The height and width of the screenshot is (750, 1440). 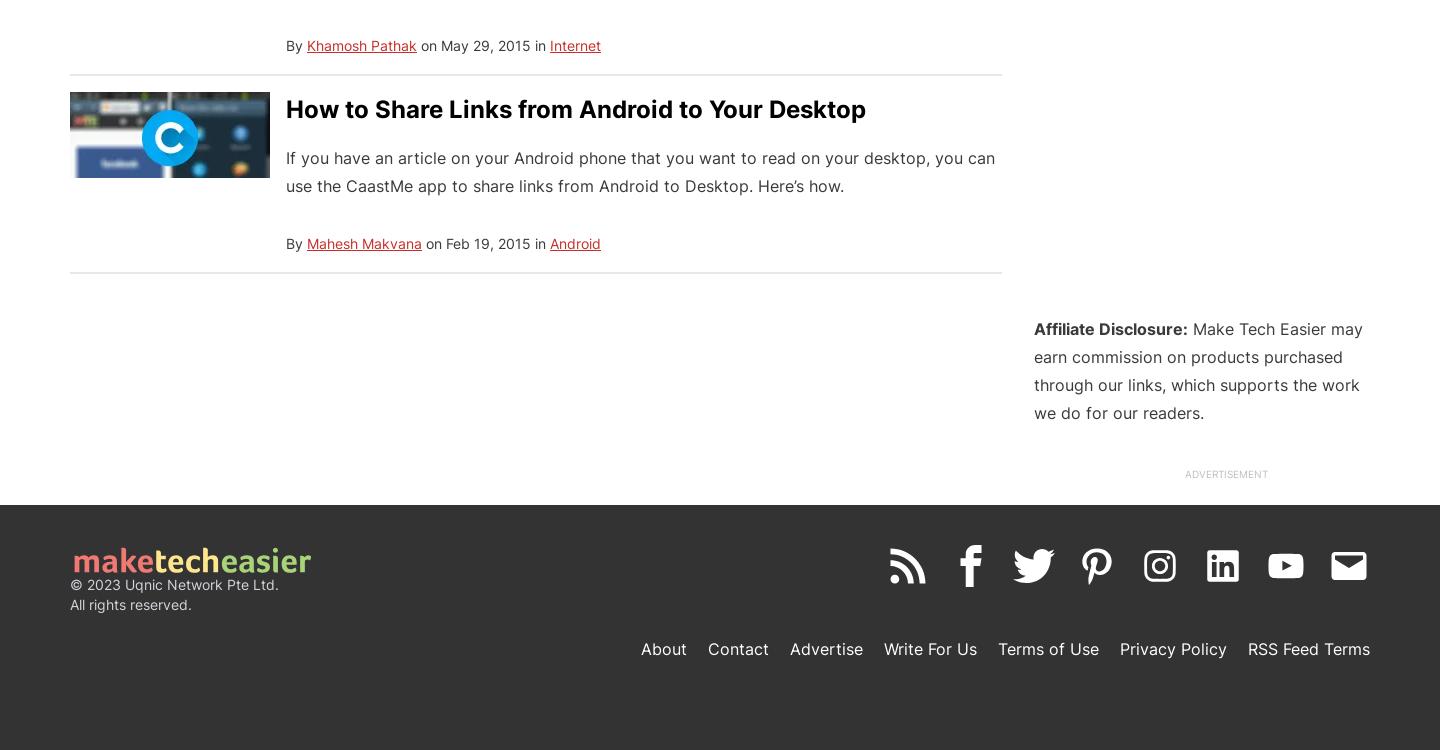 I want to click on 'Contact', so click(x=737, y=648).